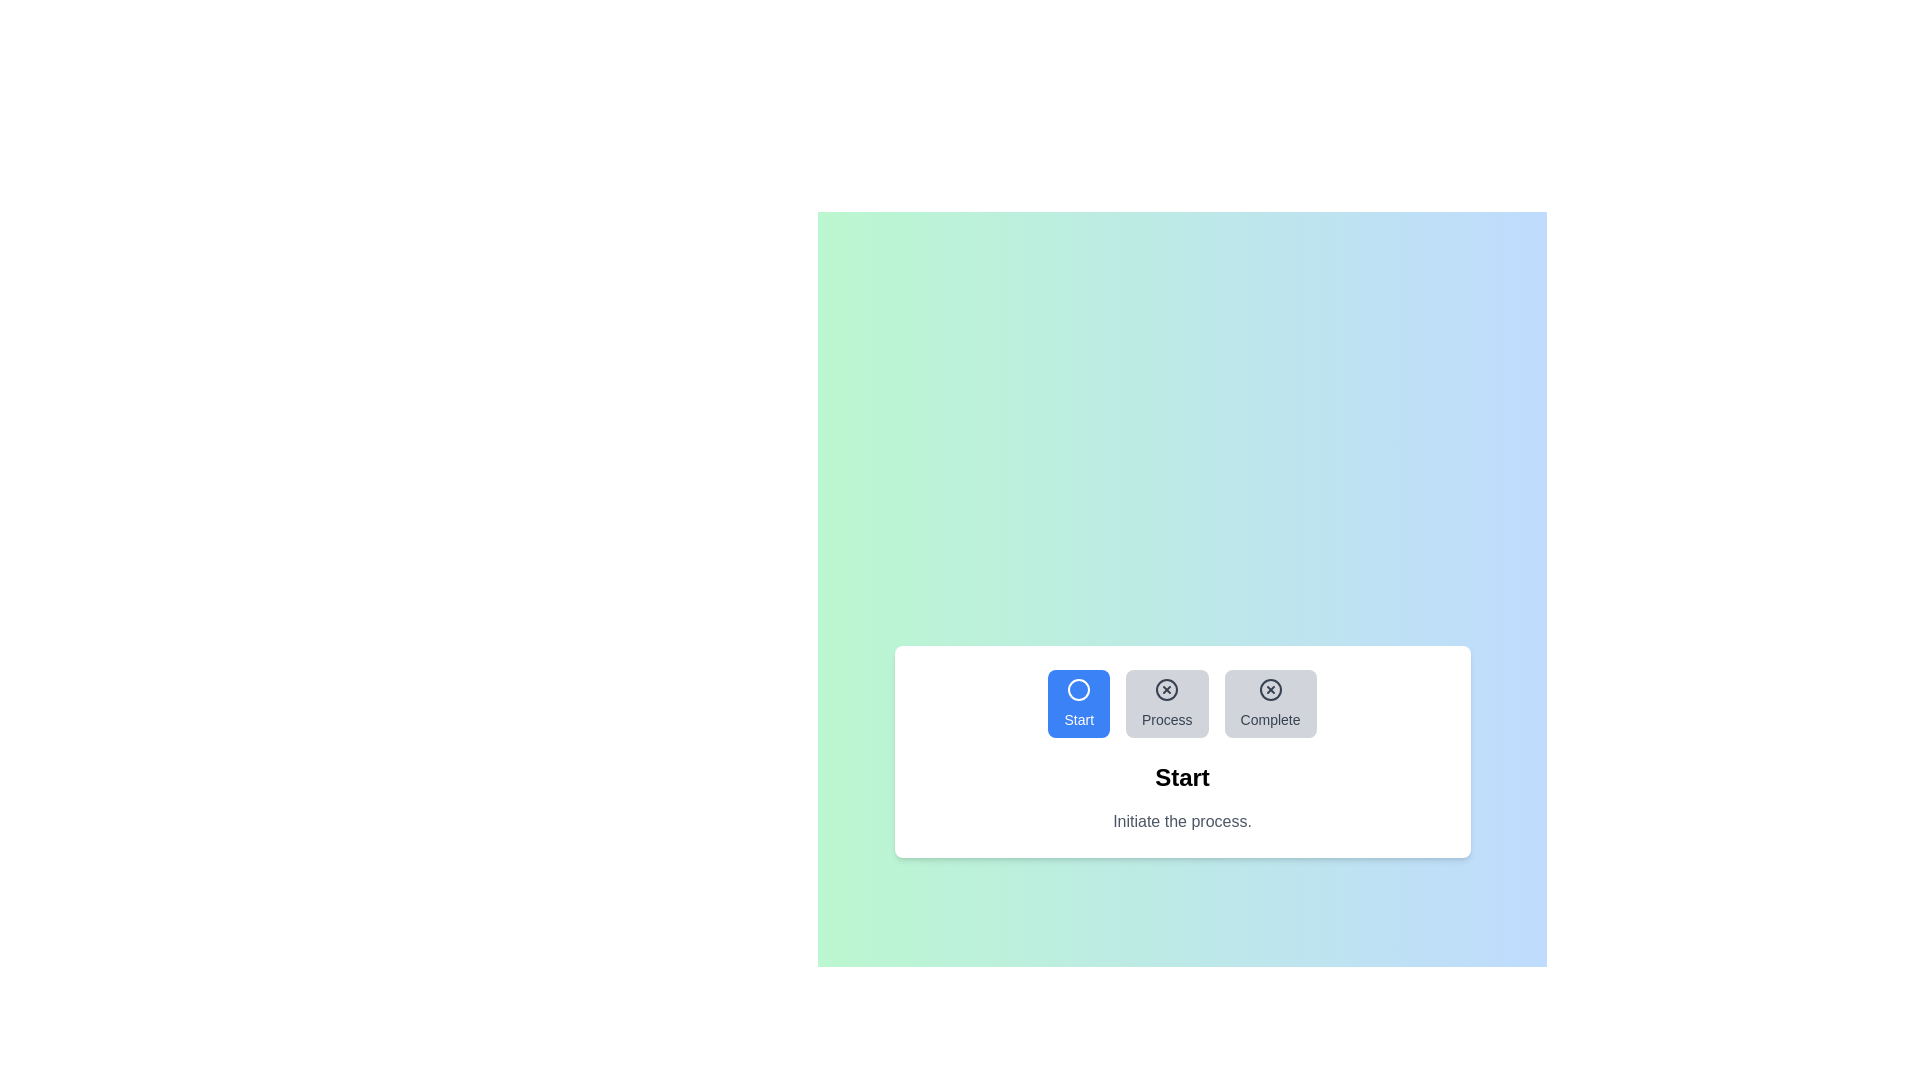 The width and height of the screenshot is (1920, 1080). What do you see at coordinates (1078, 703) in the screenshot?
I see `the 'Start' button located at the top left among its sibling buttons` at bounding box center [1078, 703].